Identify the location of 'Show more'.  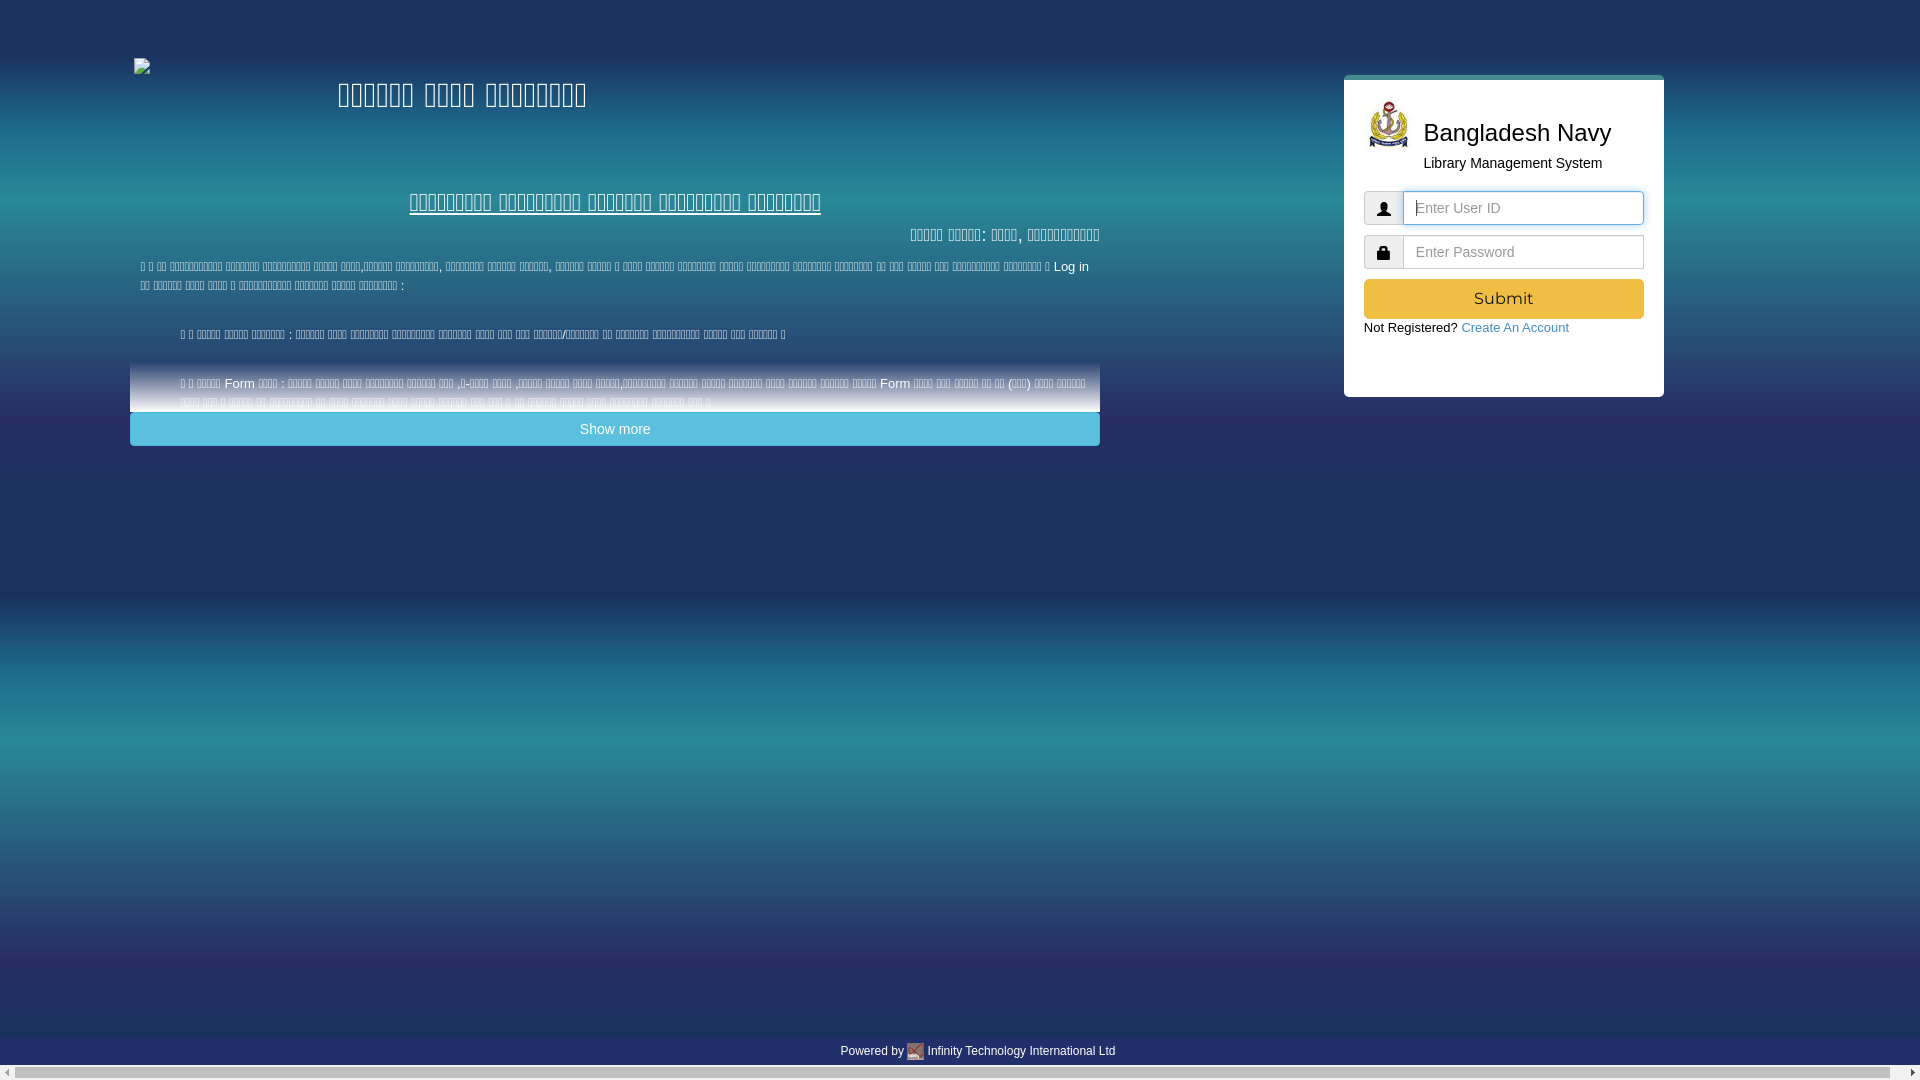
(613, 427).